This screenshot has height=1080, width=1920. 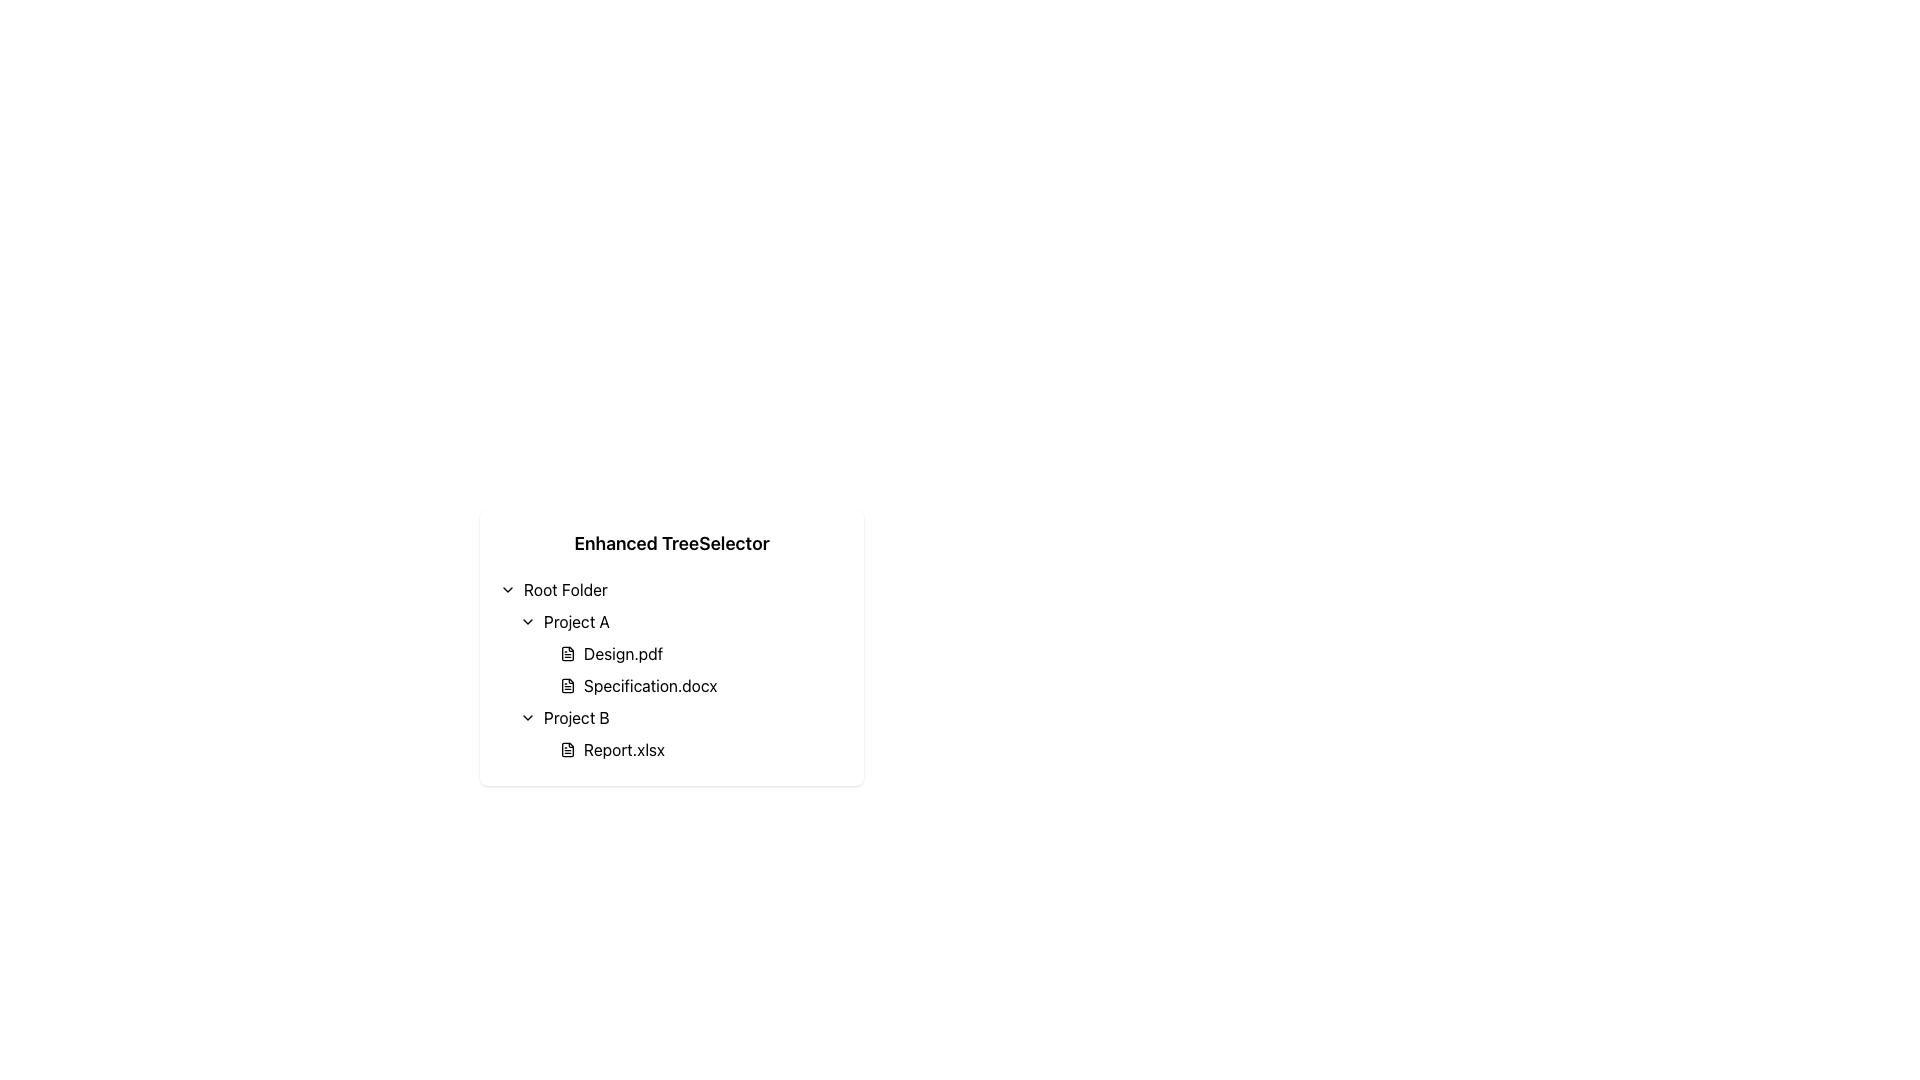 I want to click on the SVG Icon, so click(x=528, y=620).